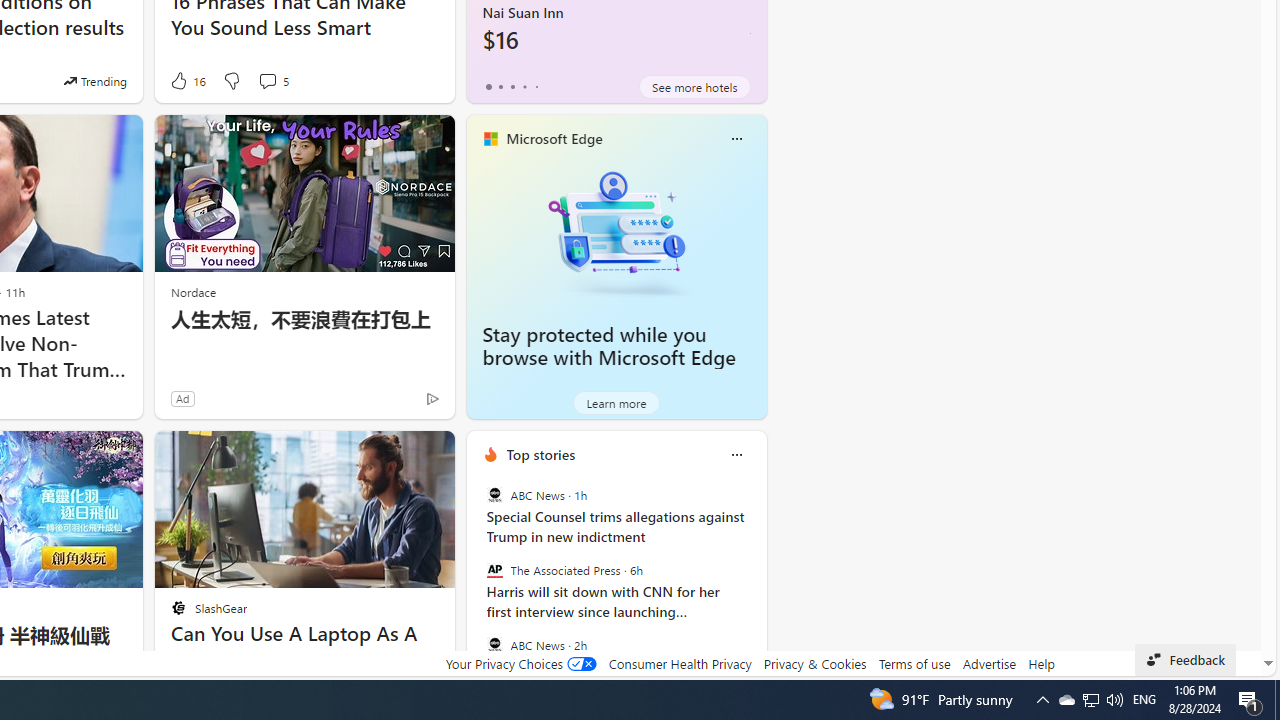 The width and height of the screenshot is (1280, 720). I want to click on 'tab-0', so click(488, 86).